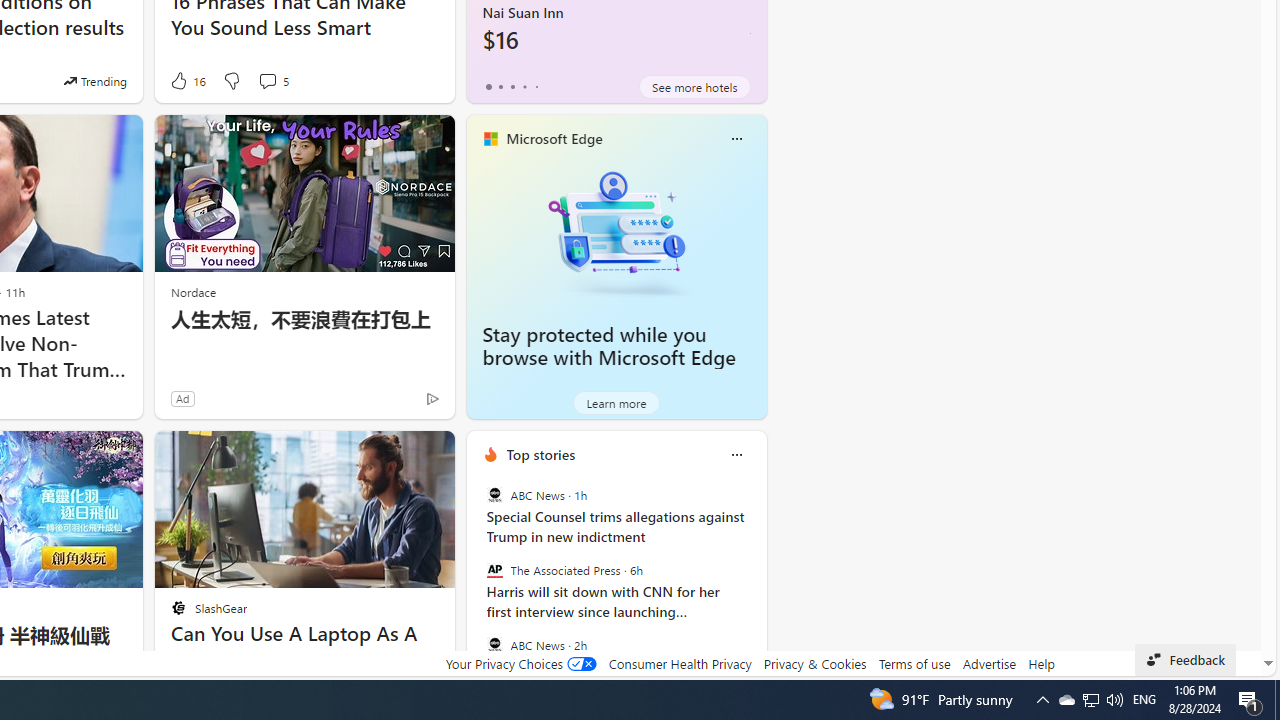 The width and height of the screenshot is (1280, 720). I want to click on 'tab-0', so click(488, 86).